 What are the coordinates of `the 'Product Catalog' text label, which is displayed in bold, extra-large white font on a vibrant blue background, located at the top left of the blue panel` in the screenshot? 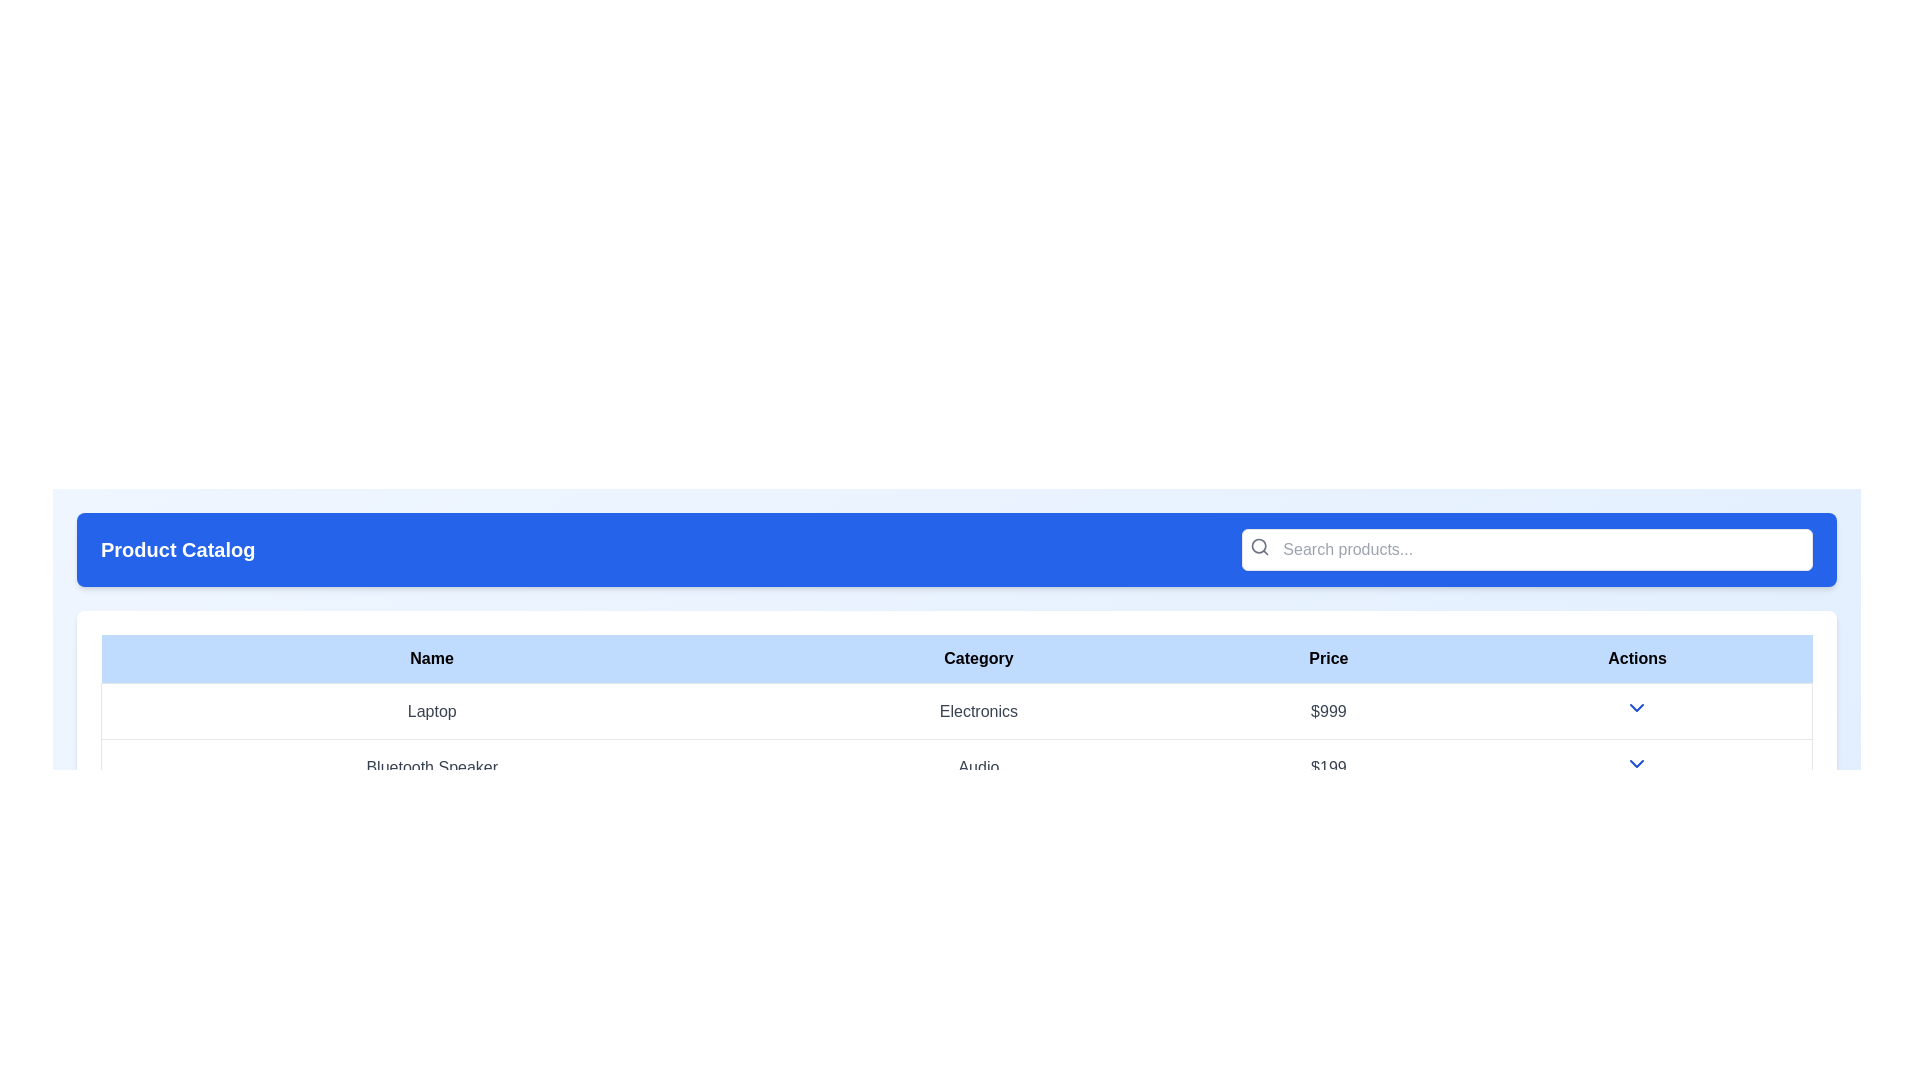 It's located at (178, 550).